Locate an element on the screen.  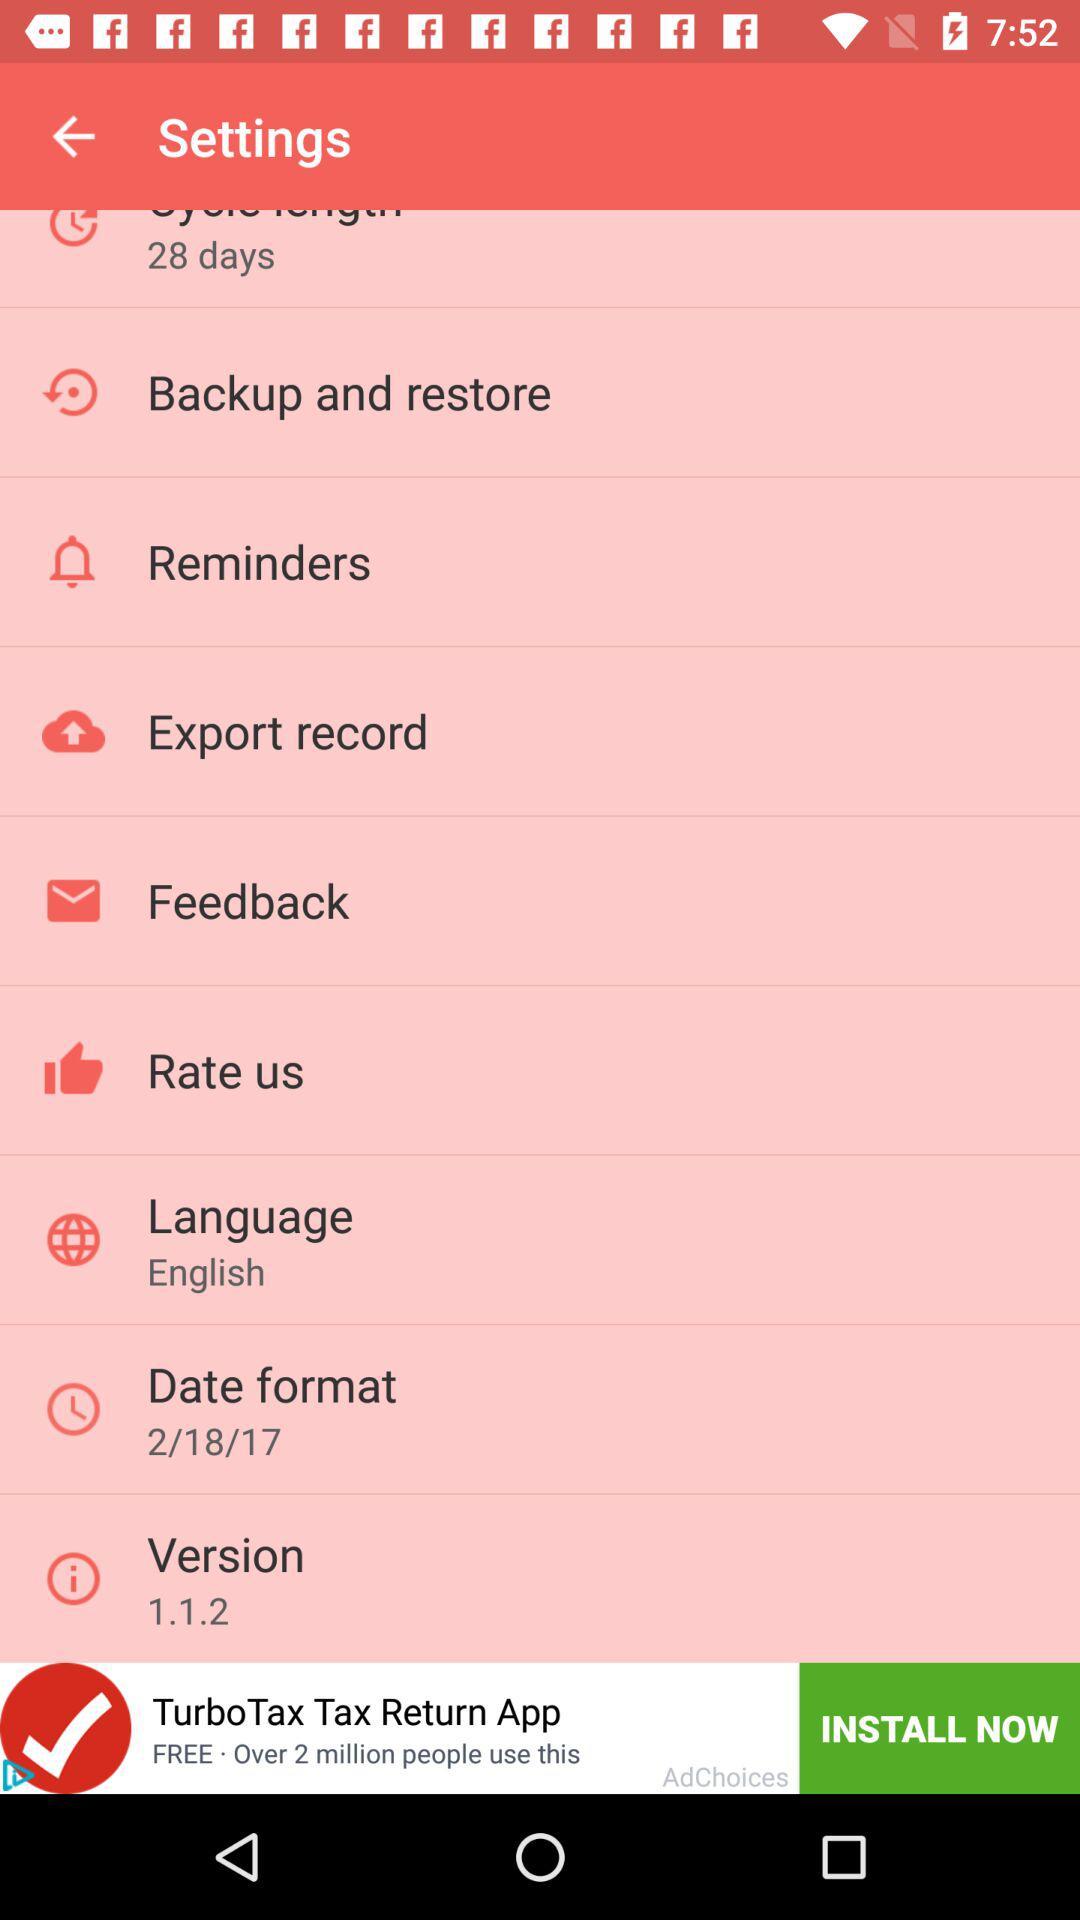
the item next to cycle length is located at coordinates (72, 135).